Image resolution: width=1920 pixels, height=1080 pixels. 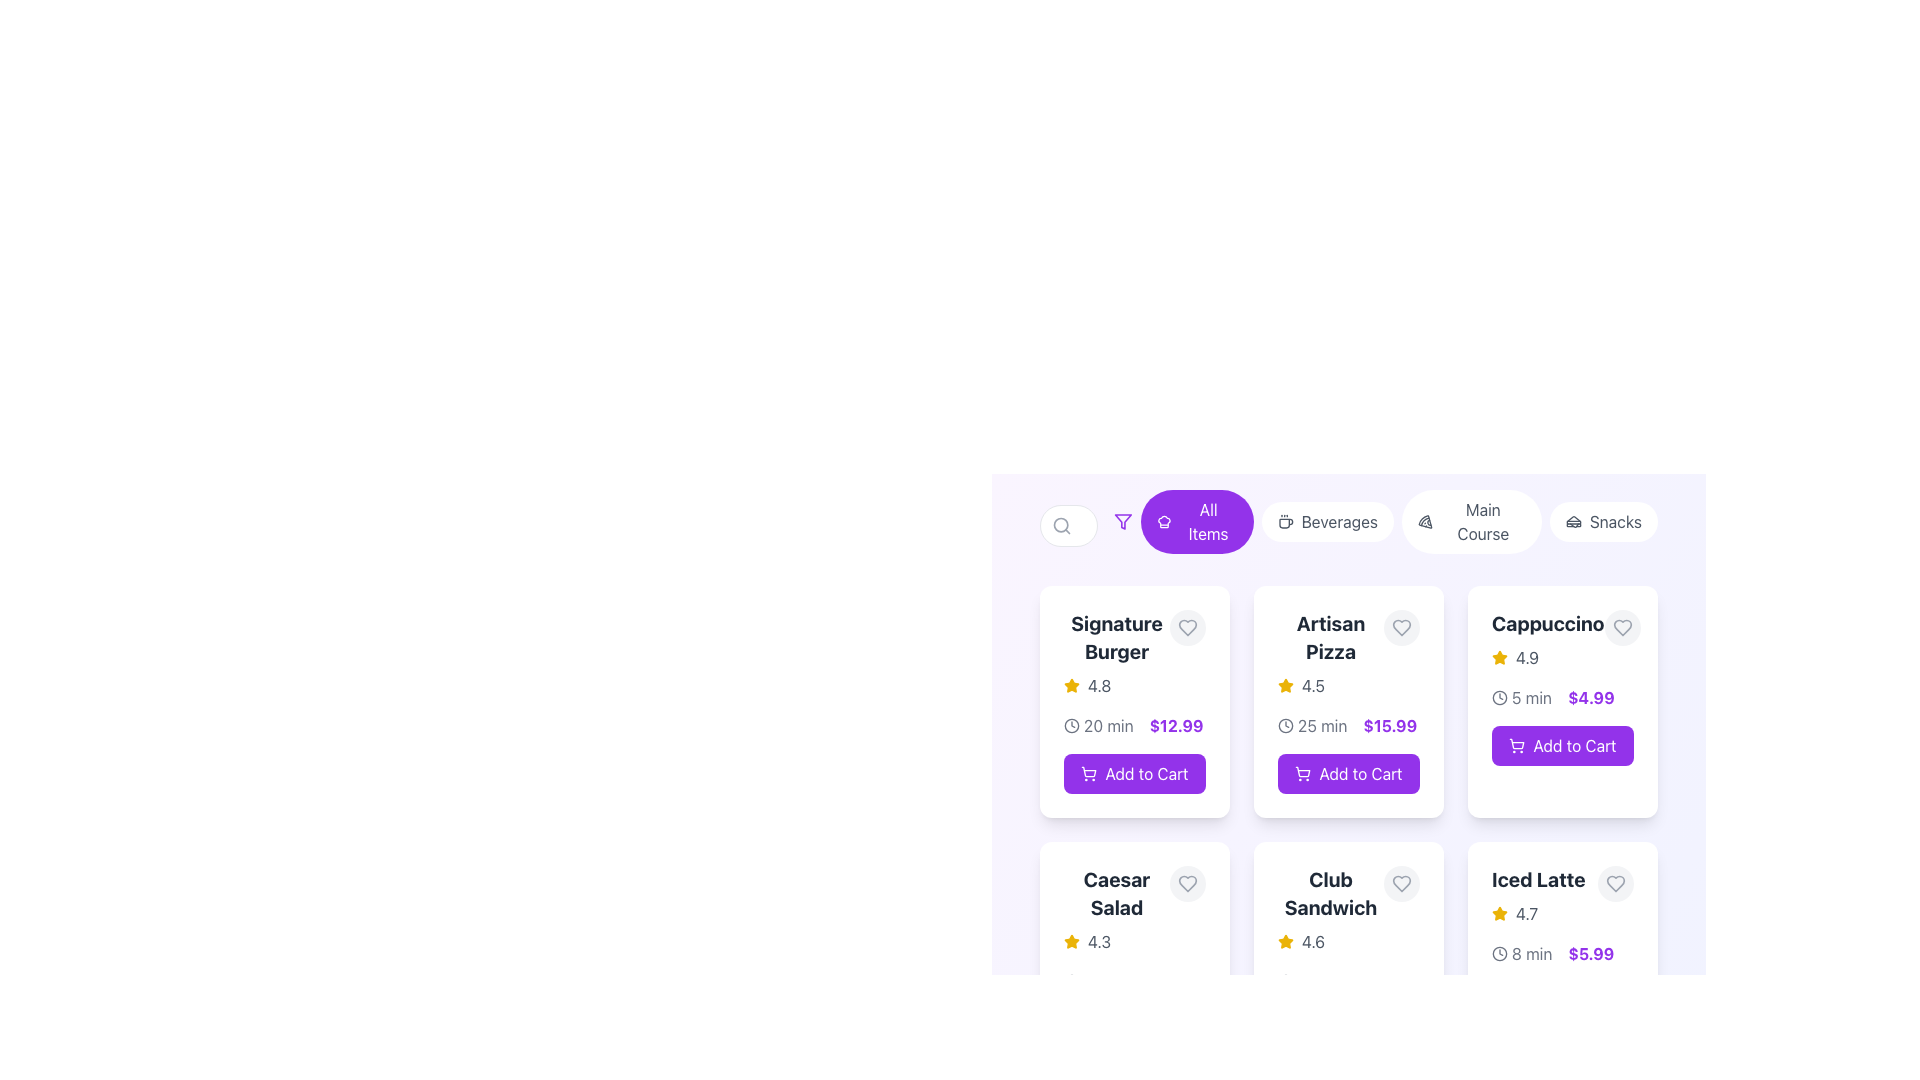 I want to click on the informational text label displaying the user rating score for the 'Club Sandwich' item, located in the bottom-middle of the grid layout, so click(x=1313, y=941).